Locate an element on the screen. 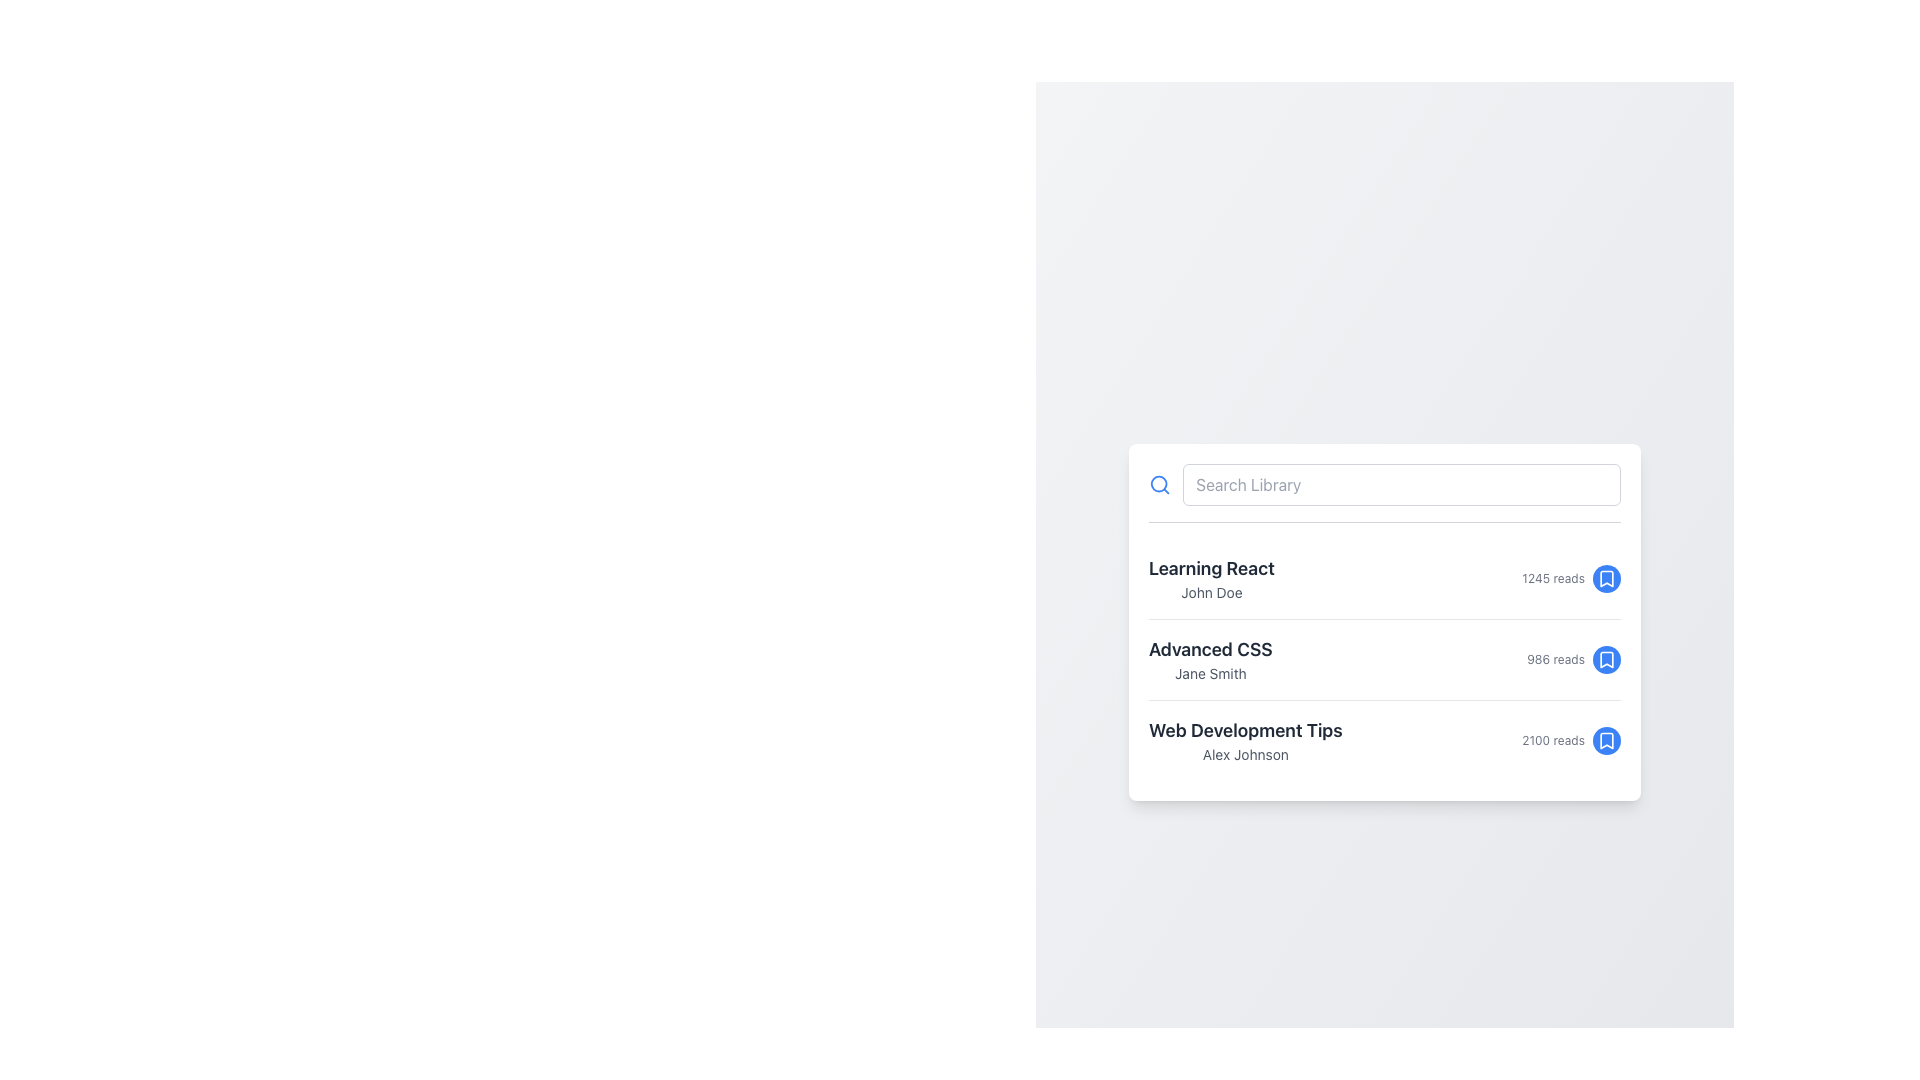 The height and width of the screenshot is (1080, 1920). the static text label displaying the author or contributor's name, located below the title 'Web Development Tips' on the third line of the content list is located at coordinates (1244, 754).